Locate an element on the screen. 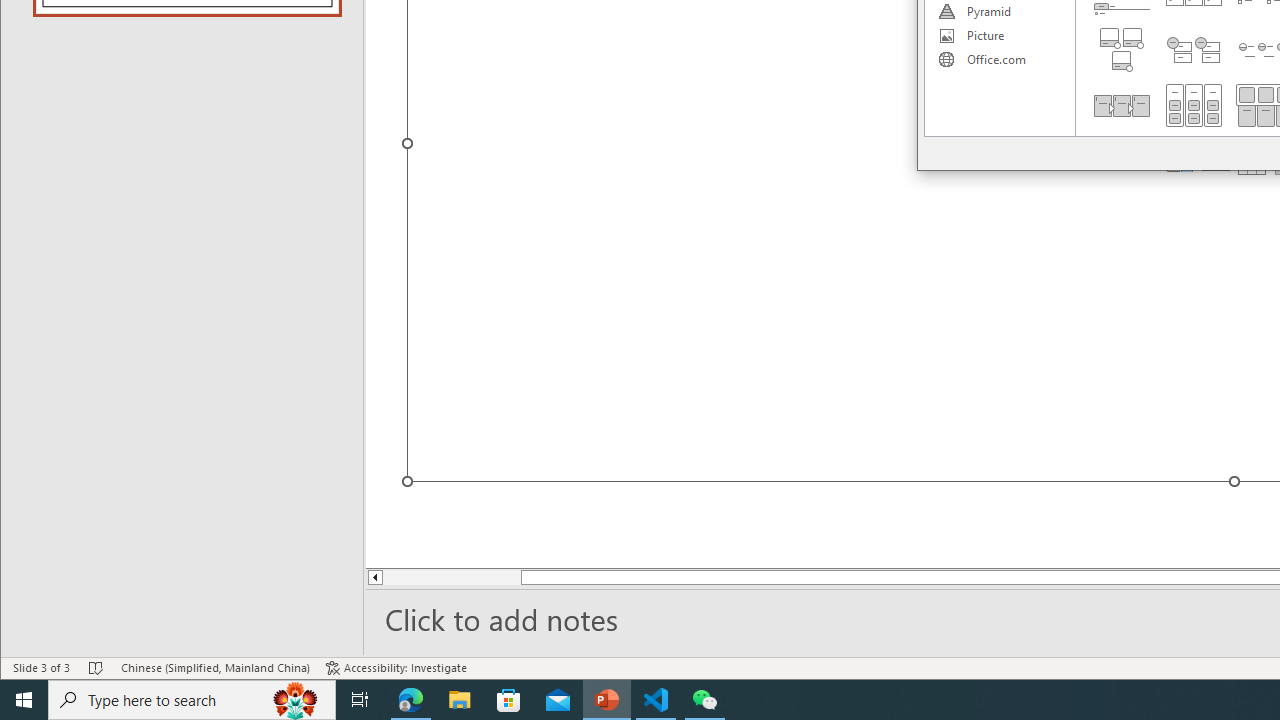  'Stacked List' is located at coordinates (1194, 49).